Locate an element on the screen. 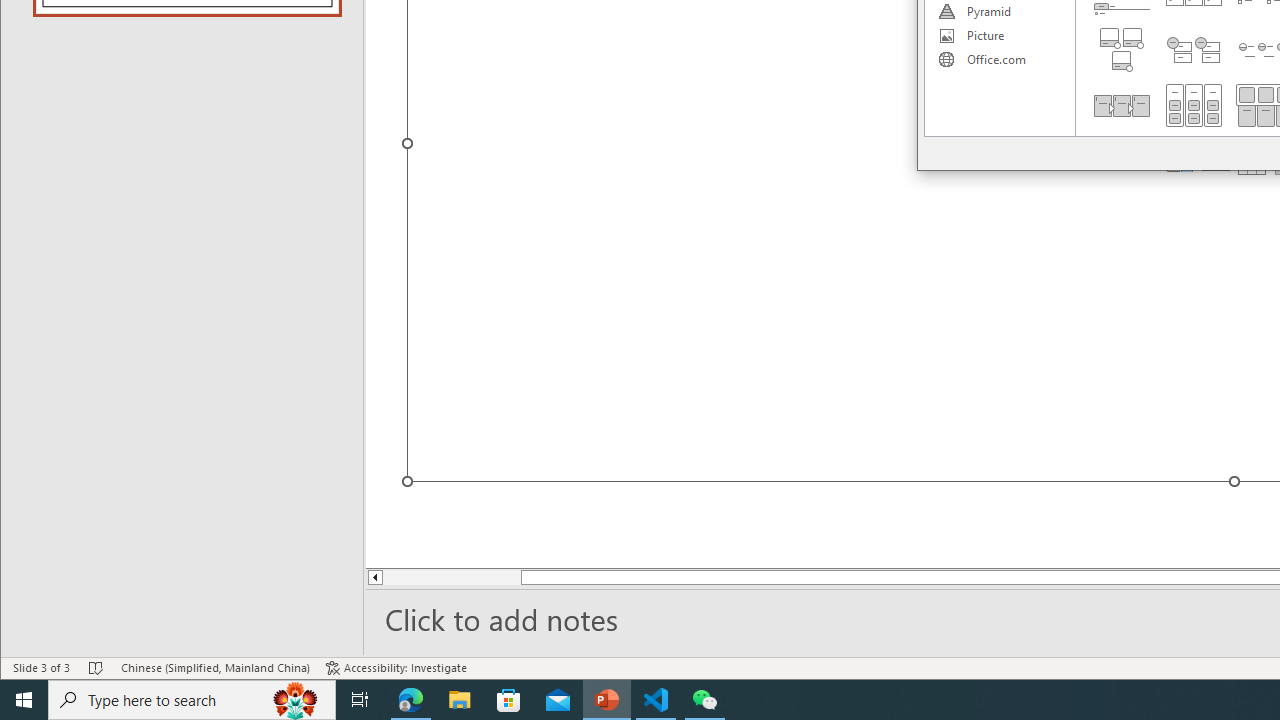  'Stacked List' is located at coordinates (1194, 49).